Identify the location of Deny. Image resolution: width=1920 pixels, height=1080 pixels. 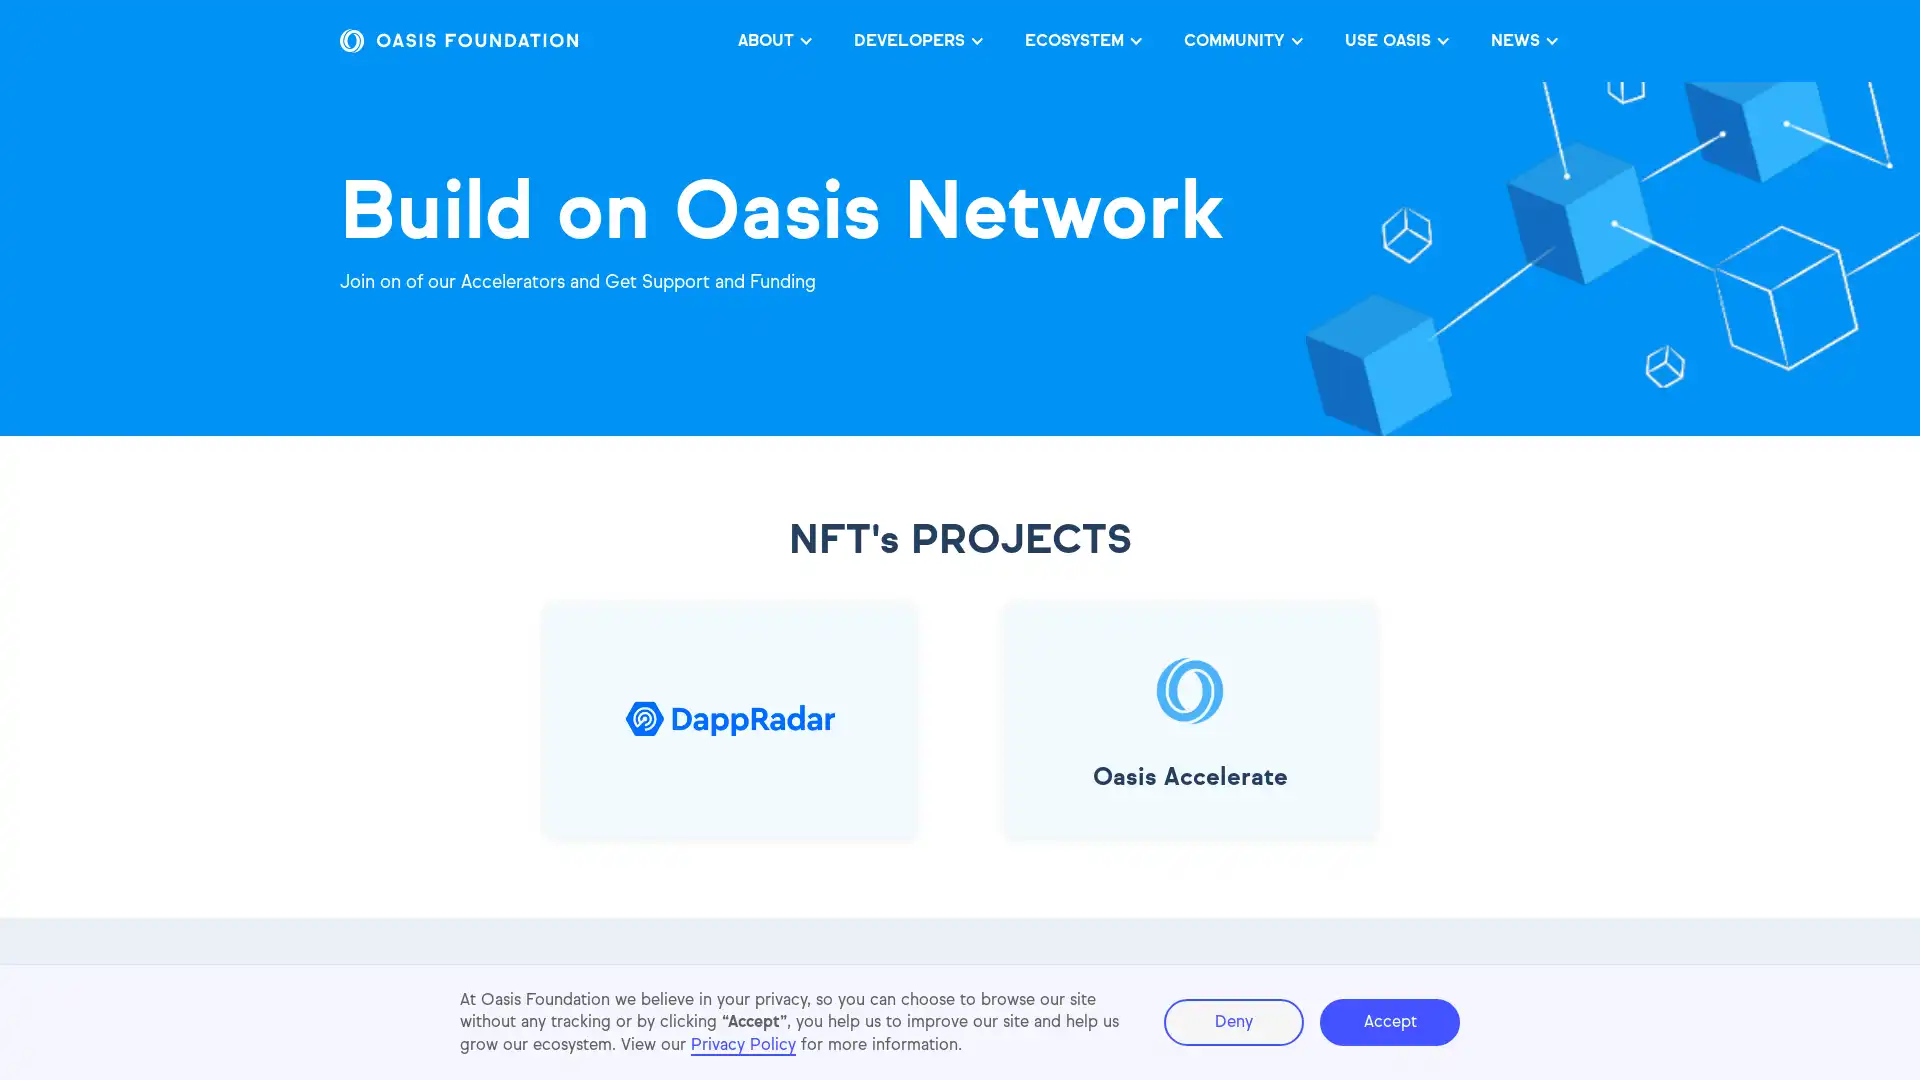
(1232, 1022).